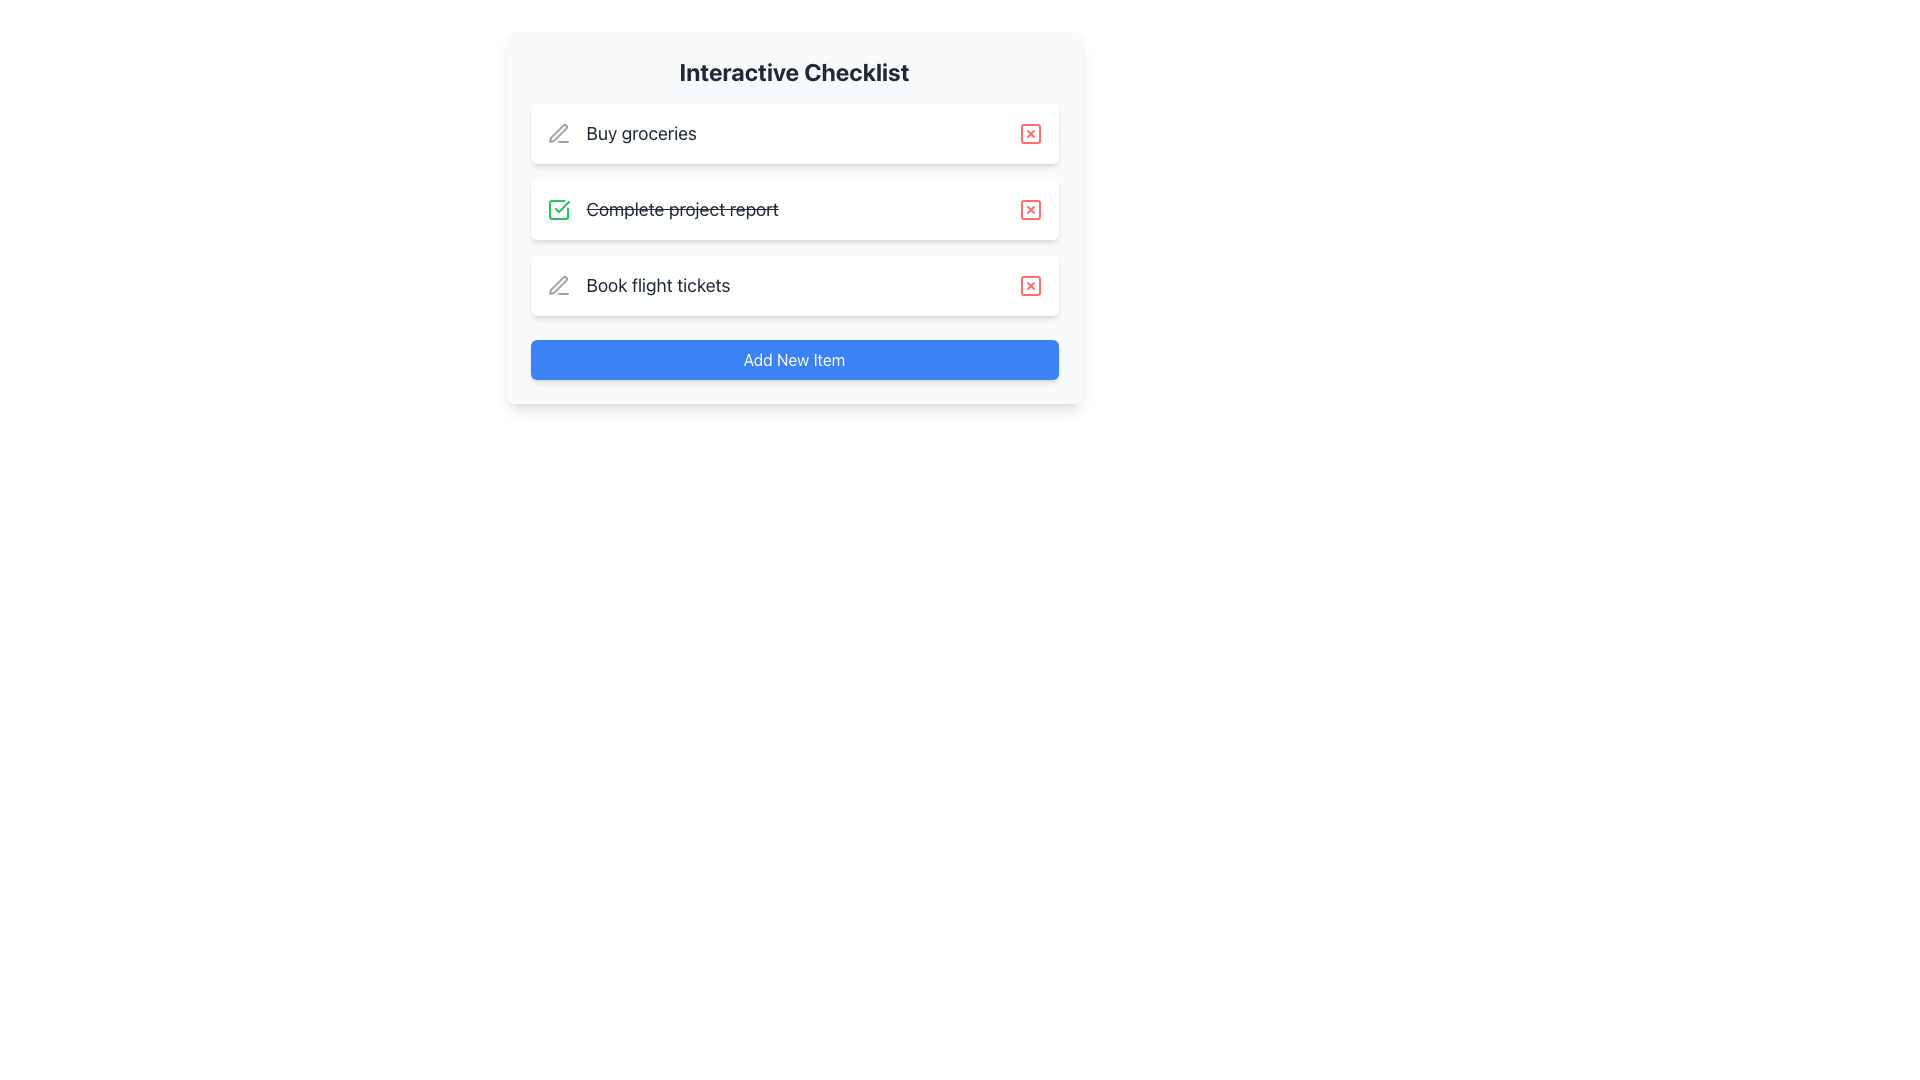 This screenshot has width=1920, height=1080. I want to click on the pen icon representing the edit action for the 'Buy groceries' checklist item, located at the topmost position of the checklist interface, so click(557, 285).